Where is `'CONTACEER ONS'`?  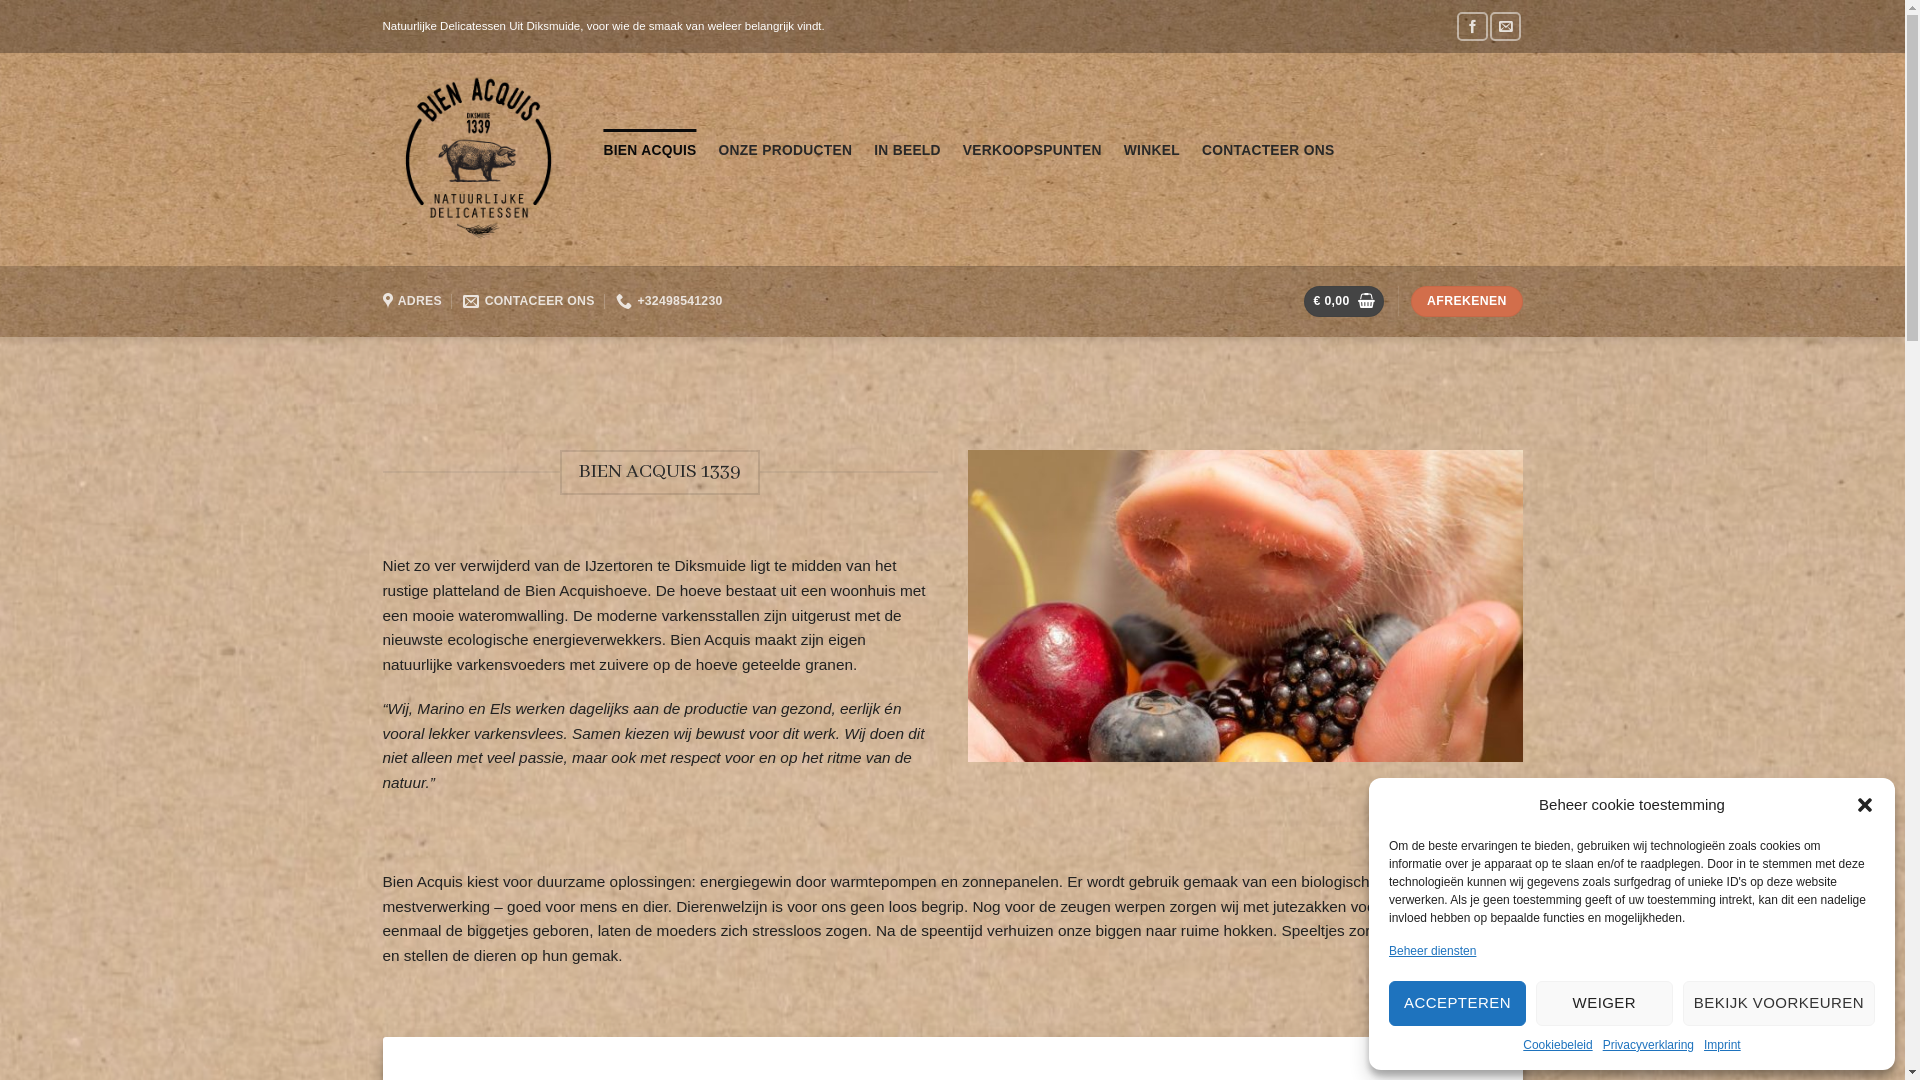
'CONTACEER ONS' is located at coordinates (528, 301).